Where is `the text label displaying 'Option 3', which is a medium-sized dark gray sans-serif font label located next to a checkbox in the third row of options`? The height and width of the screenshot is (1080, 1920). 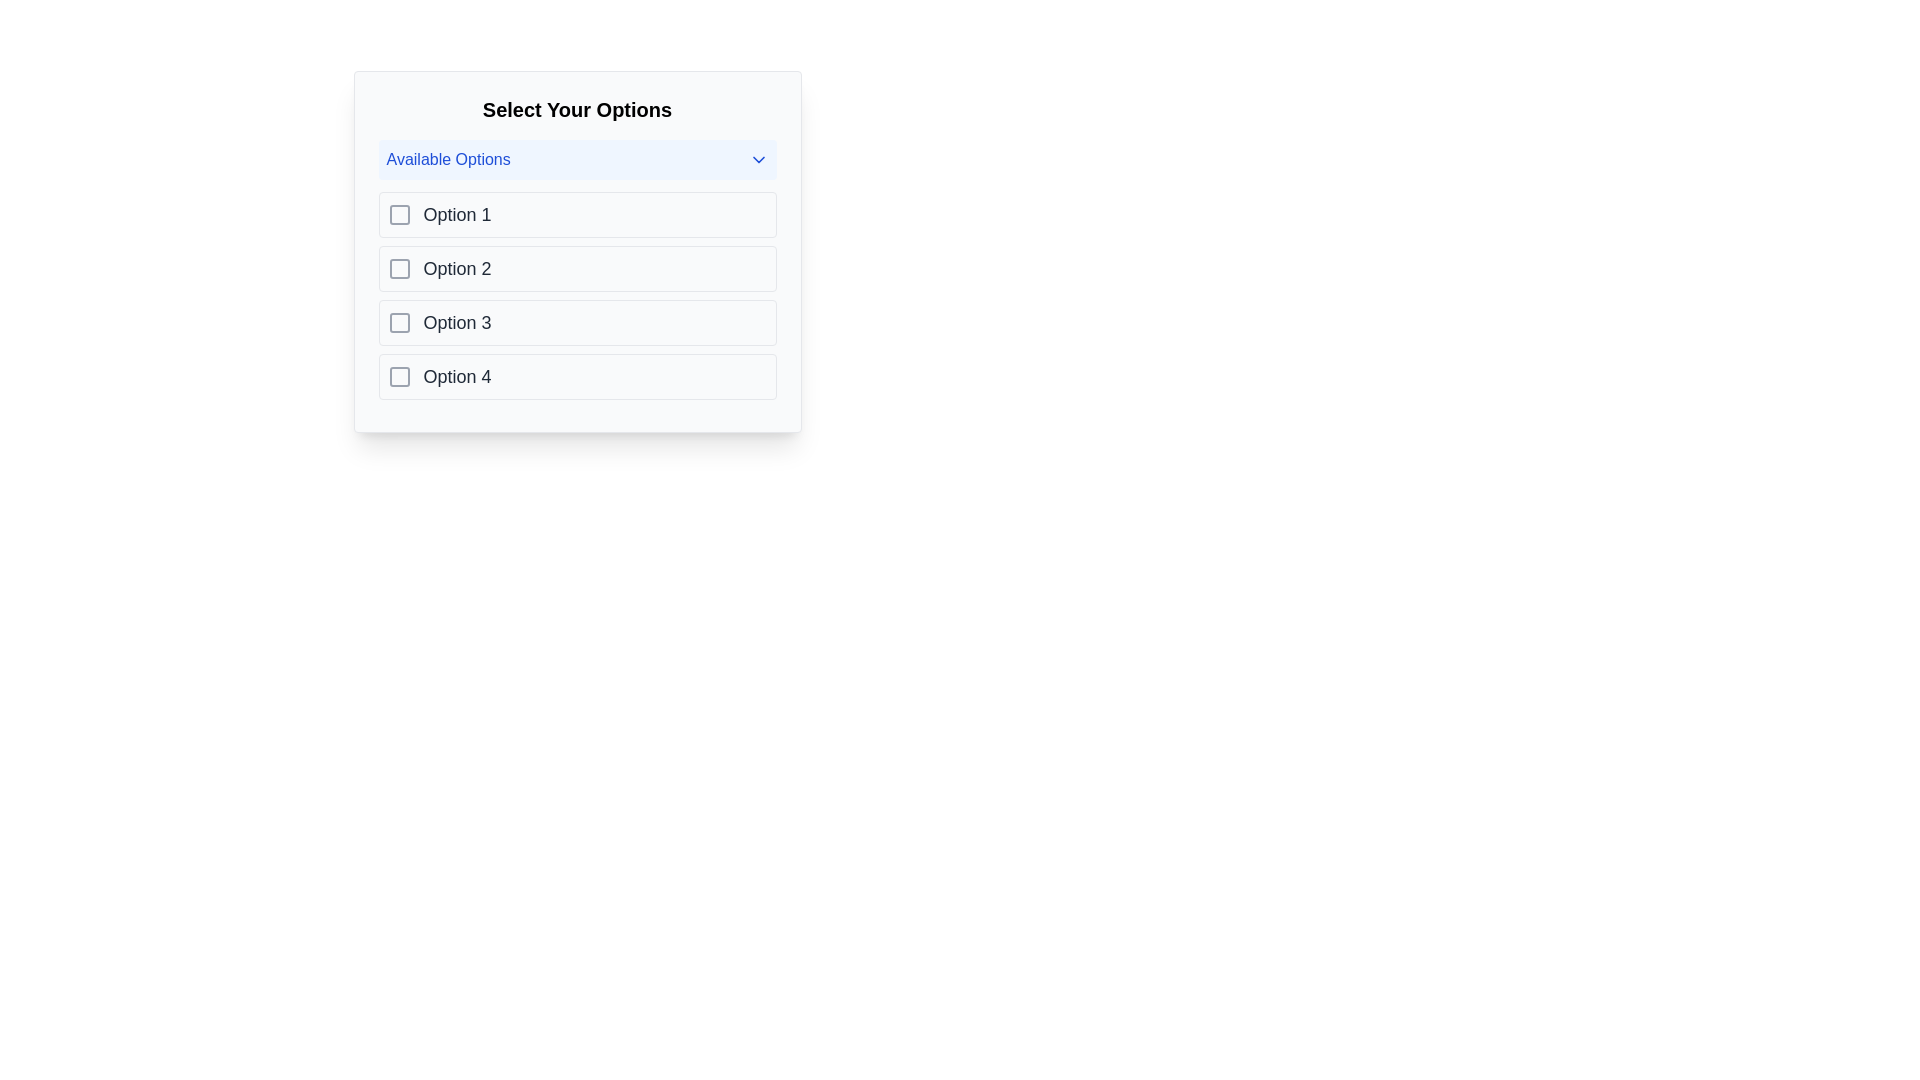
the text label displaying 'Option 3', which is a medium-sized dark gray sans-serif font label located next to a checkbox in the third row of options is located at coordinates (456, 322).